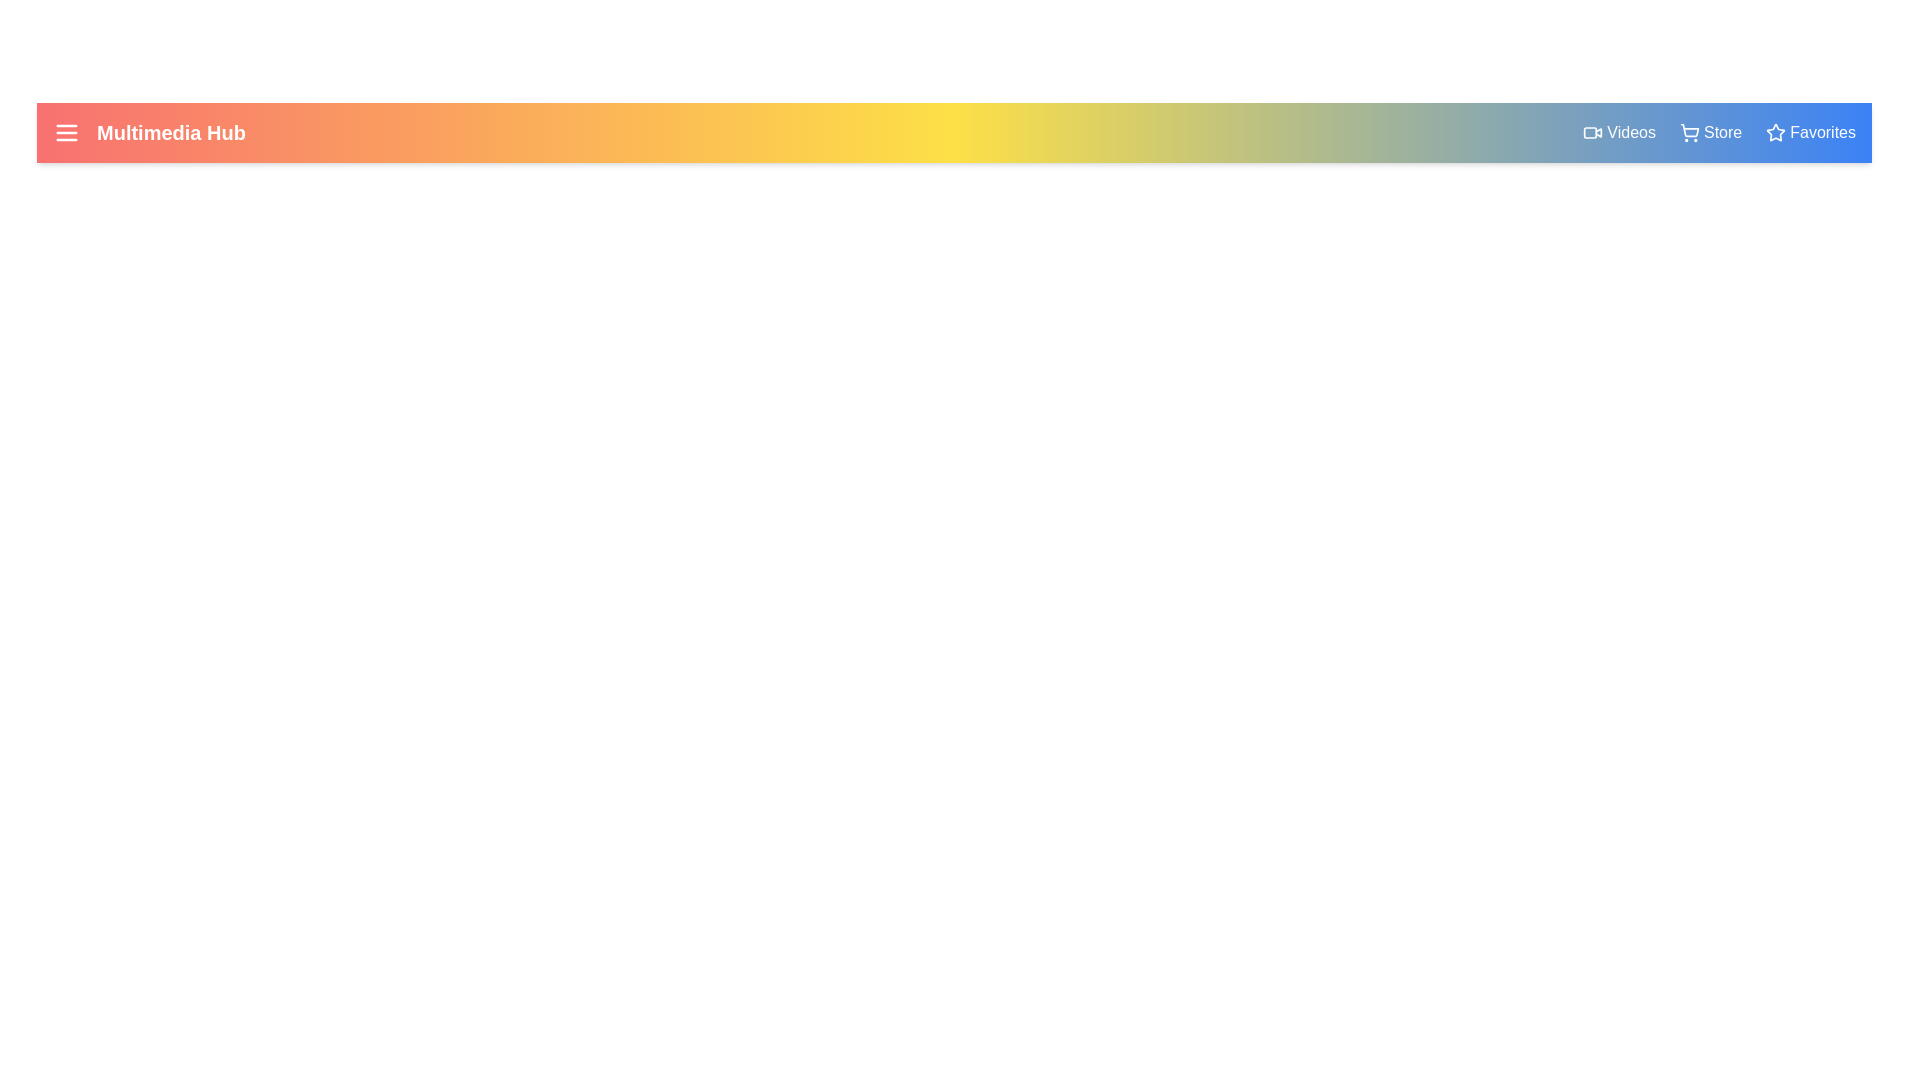 The width and height of the screenshot is (1920, 1080). What do you see at coordinates (1619, 132) in the screenshot?
I see `the 'Videos' link to navigate to the Videos section` at bounding box center [1619, 132].